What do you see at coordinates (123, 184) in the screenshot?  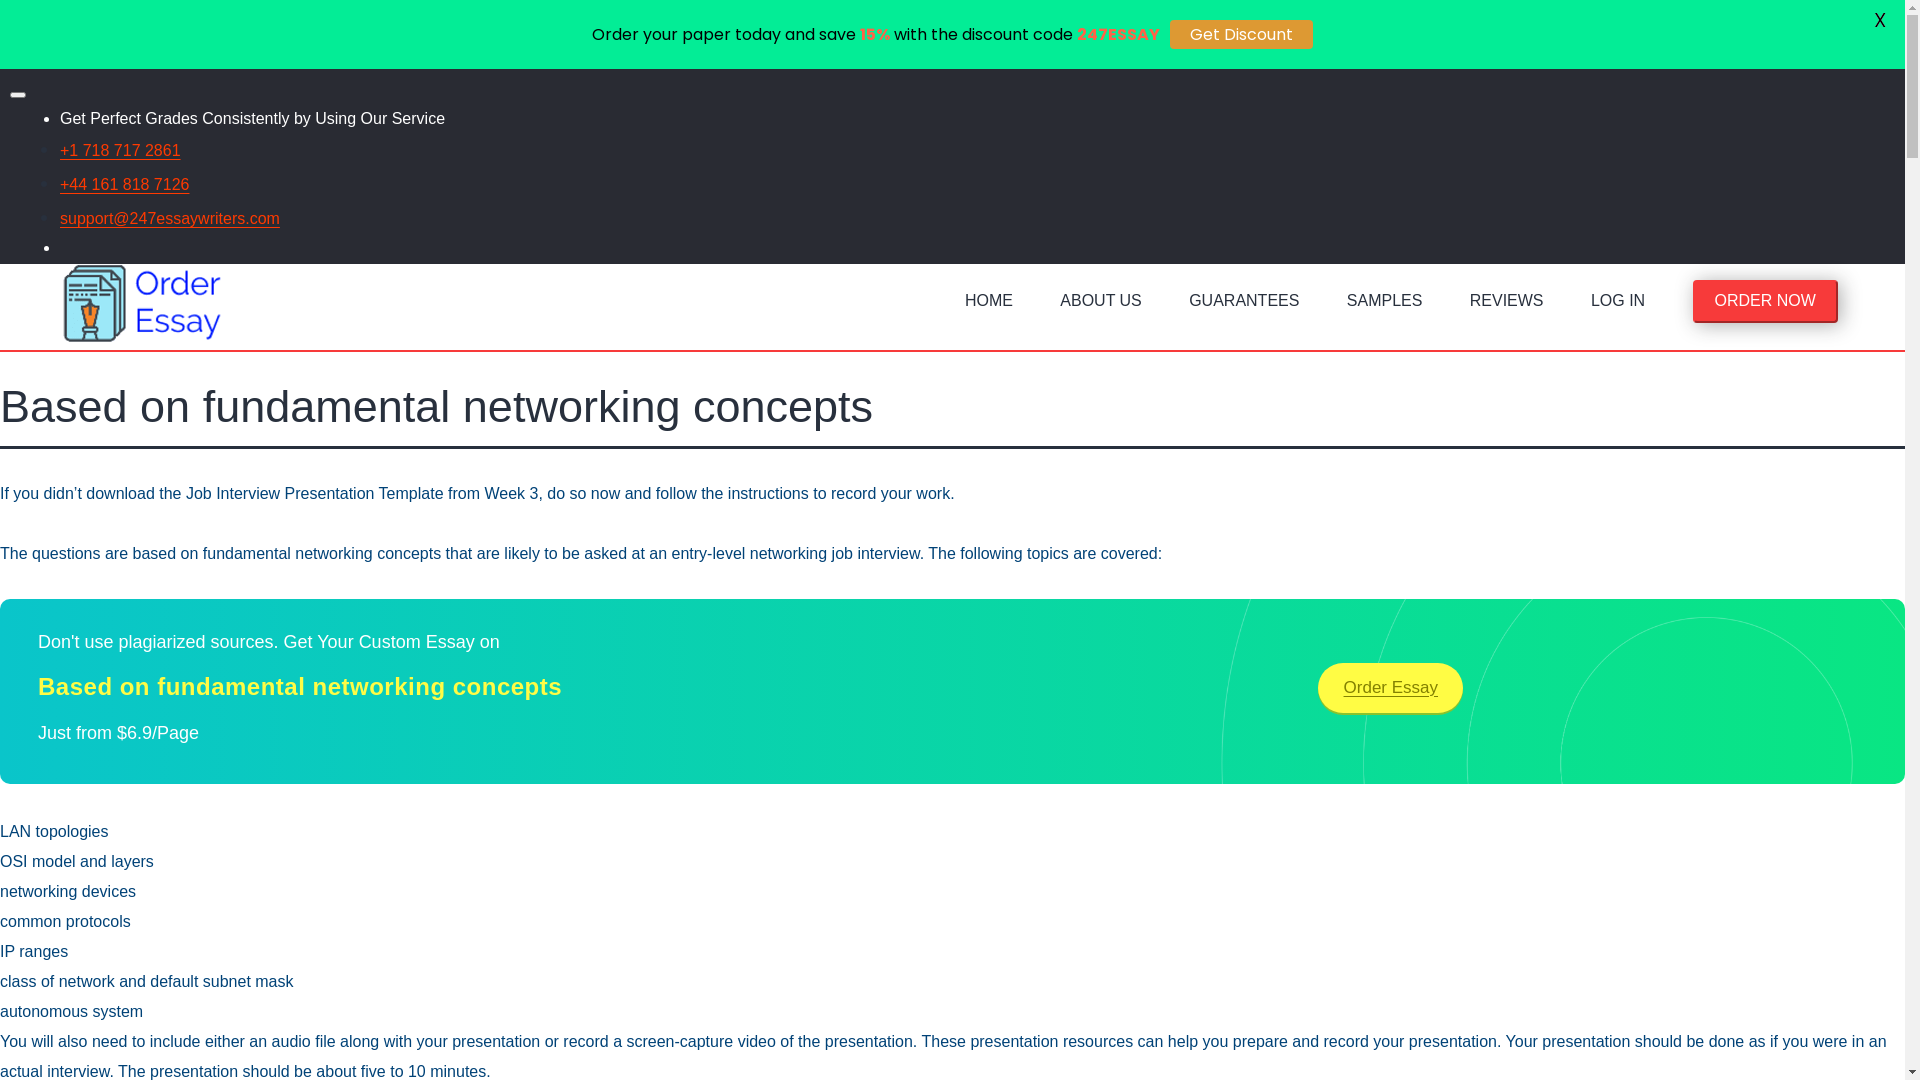 I see `'+44 161 818 7126'` at bounding box center [123, 184].